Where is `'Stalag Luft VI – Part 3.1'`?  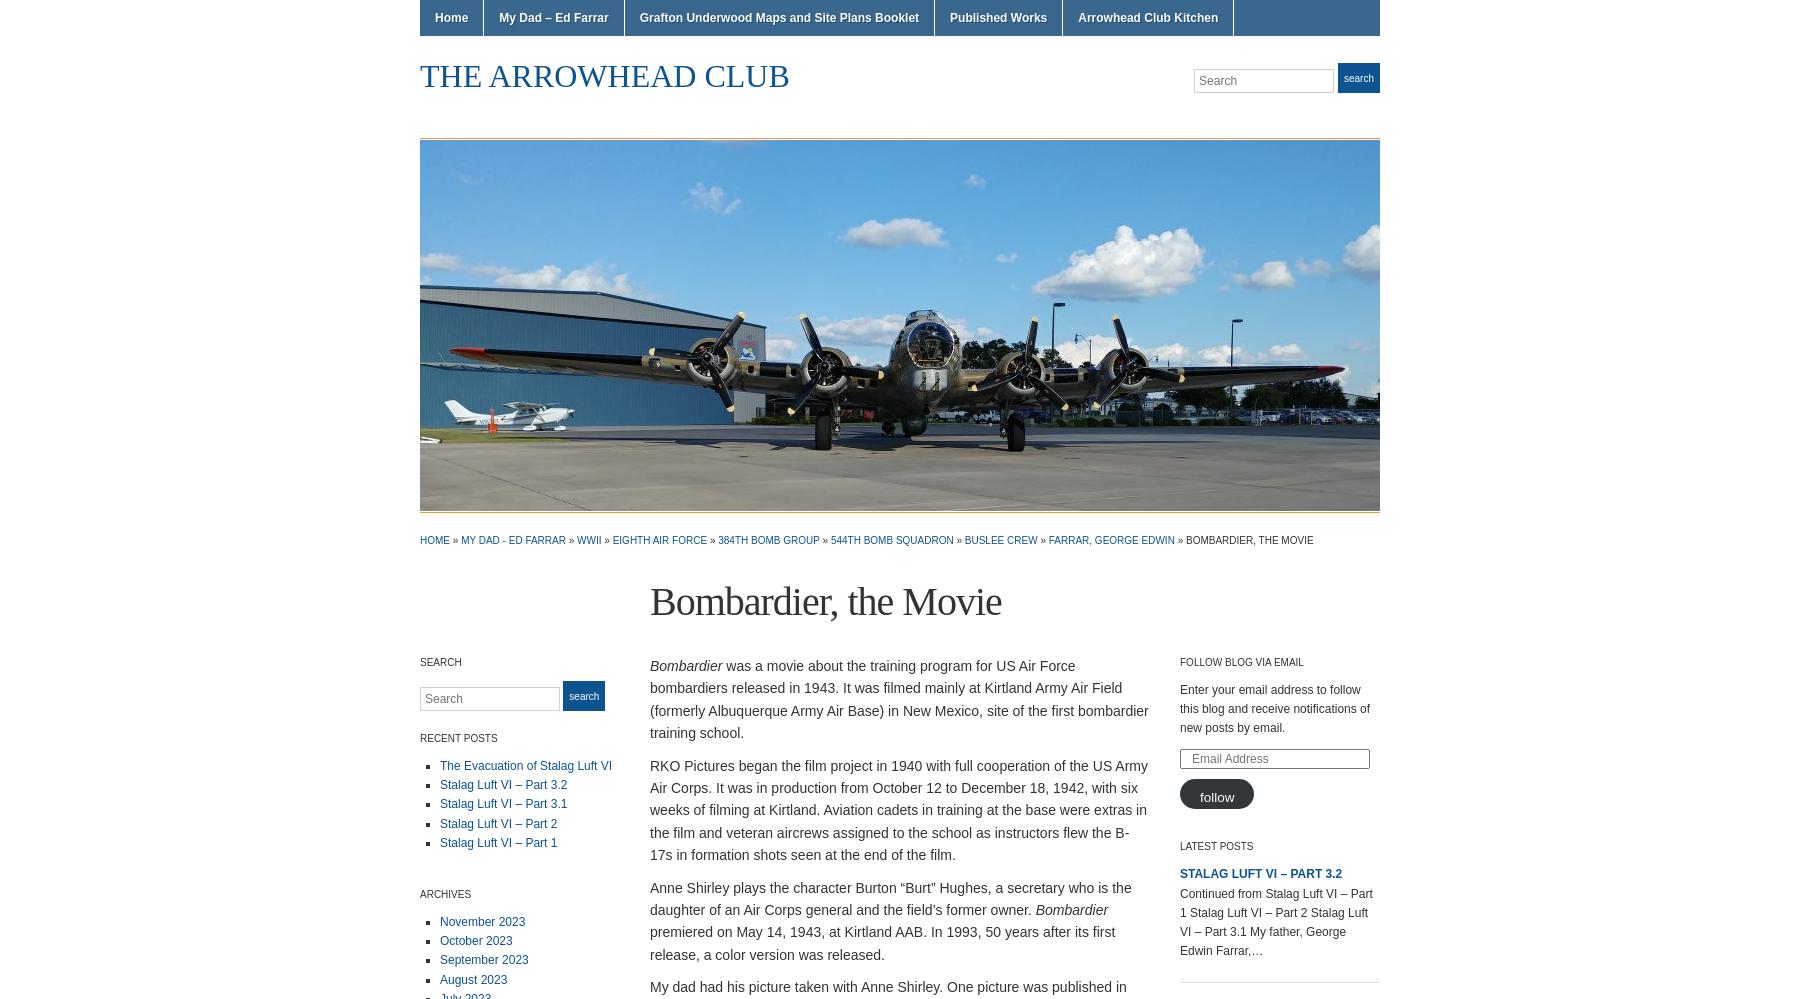 'Stalag Luft VI – Part 3.1' is located at coordinates (502, 803).